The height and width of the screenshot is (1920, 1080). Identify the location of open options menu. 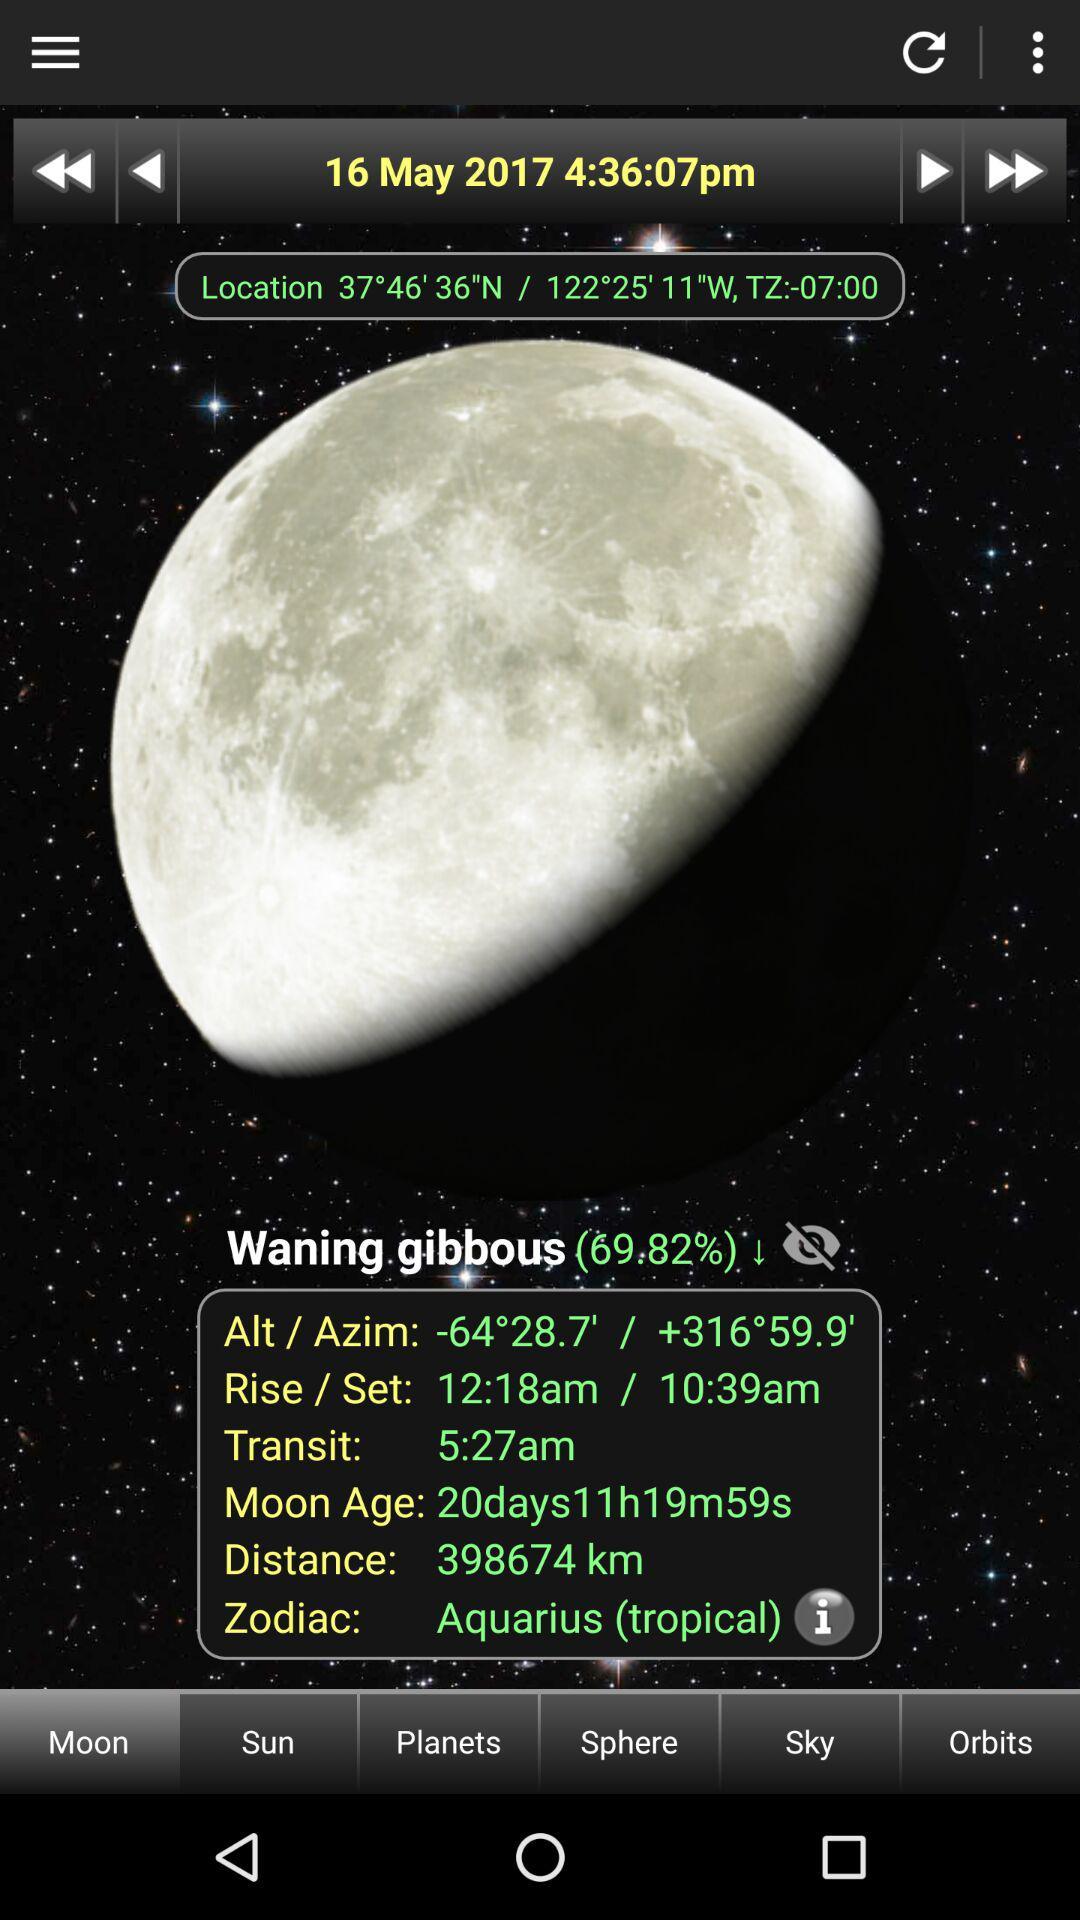
(54, 52).